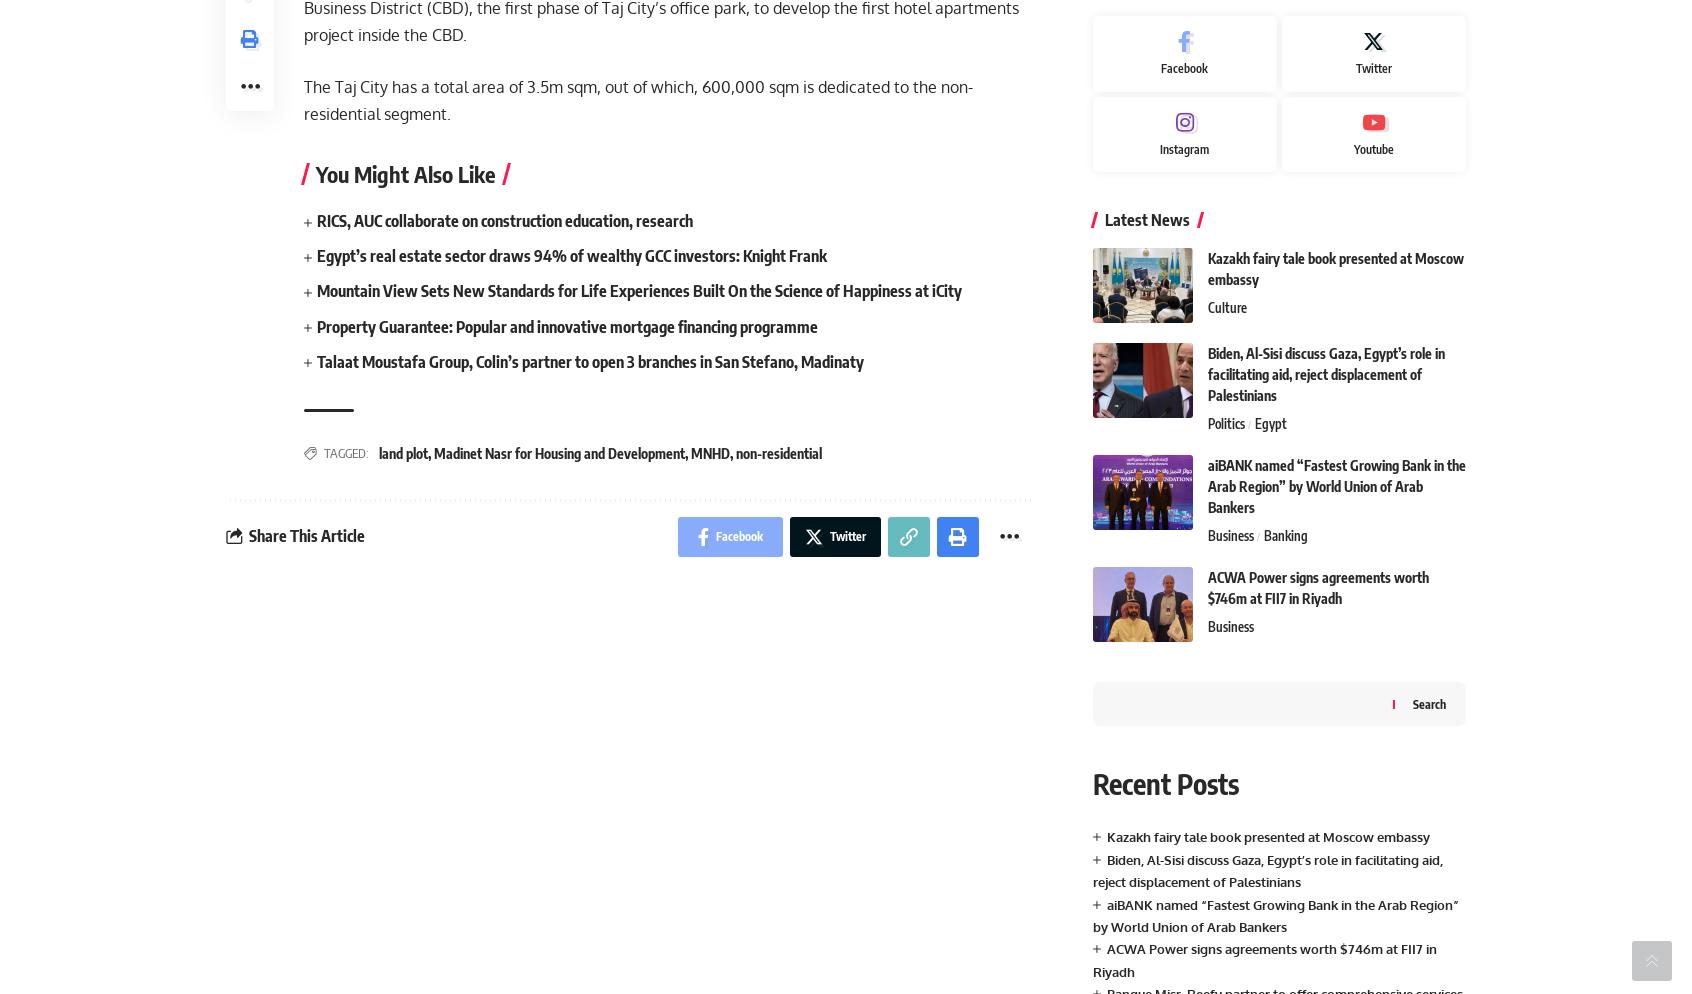 Image resolution: width=1692 pixels, height=994 pixels. What do you see at coordinates (589, 361) in the screenshot?
I see `'Talaat Moustafa Group, Colin’s partner to open 3 branches in San Stefano, Madinaty'` at bounding box center [589, 361].